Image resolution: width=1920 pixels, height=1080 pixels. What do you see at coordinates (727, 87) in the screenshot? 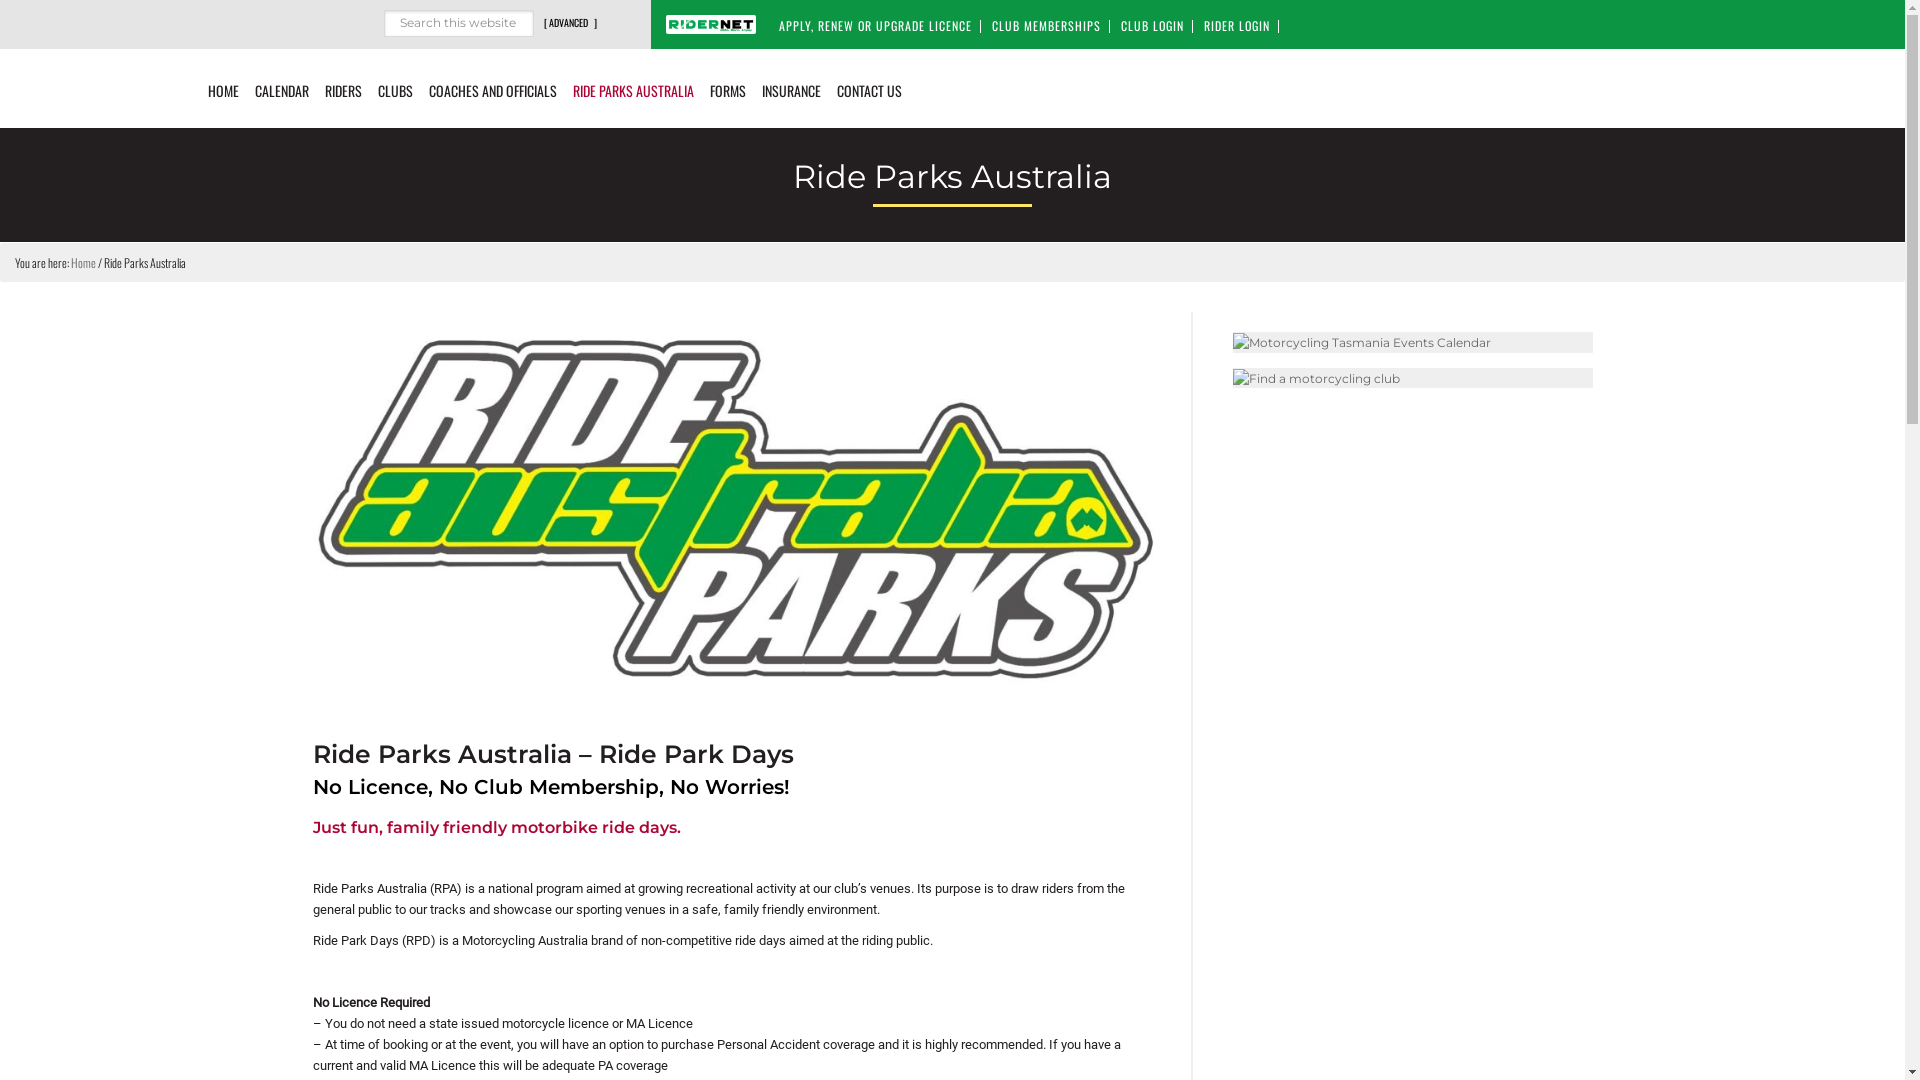
I see `'FORMS'` at bounding box center [727, 87].